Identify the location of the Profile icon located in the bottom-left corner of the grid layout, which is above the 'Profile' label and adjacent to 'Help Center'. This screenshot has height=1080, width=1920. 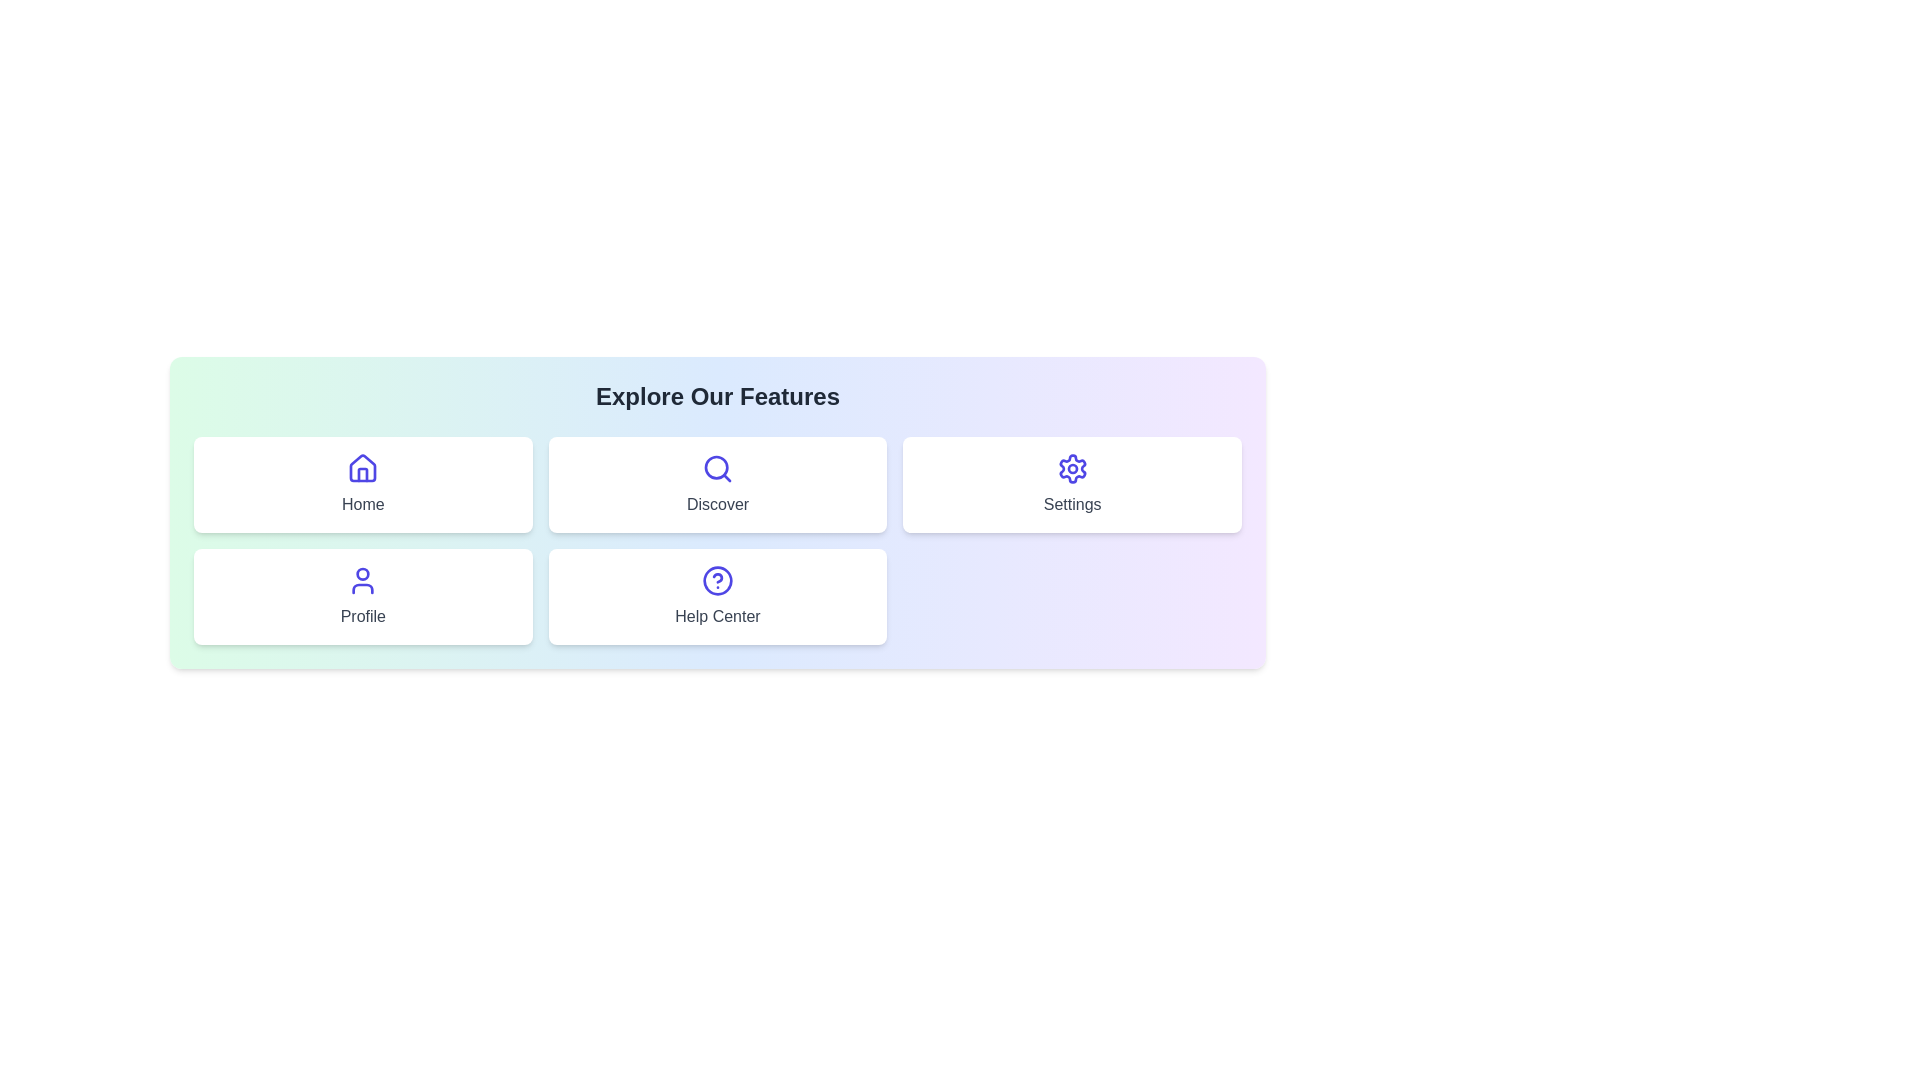
(363, 581).